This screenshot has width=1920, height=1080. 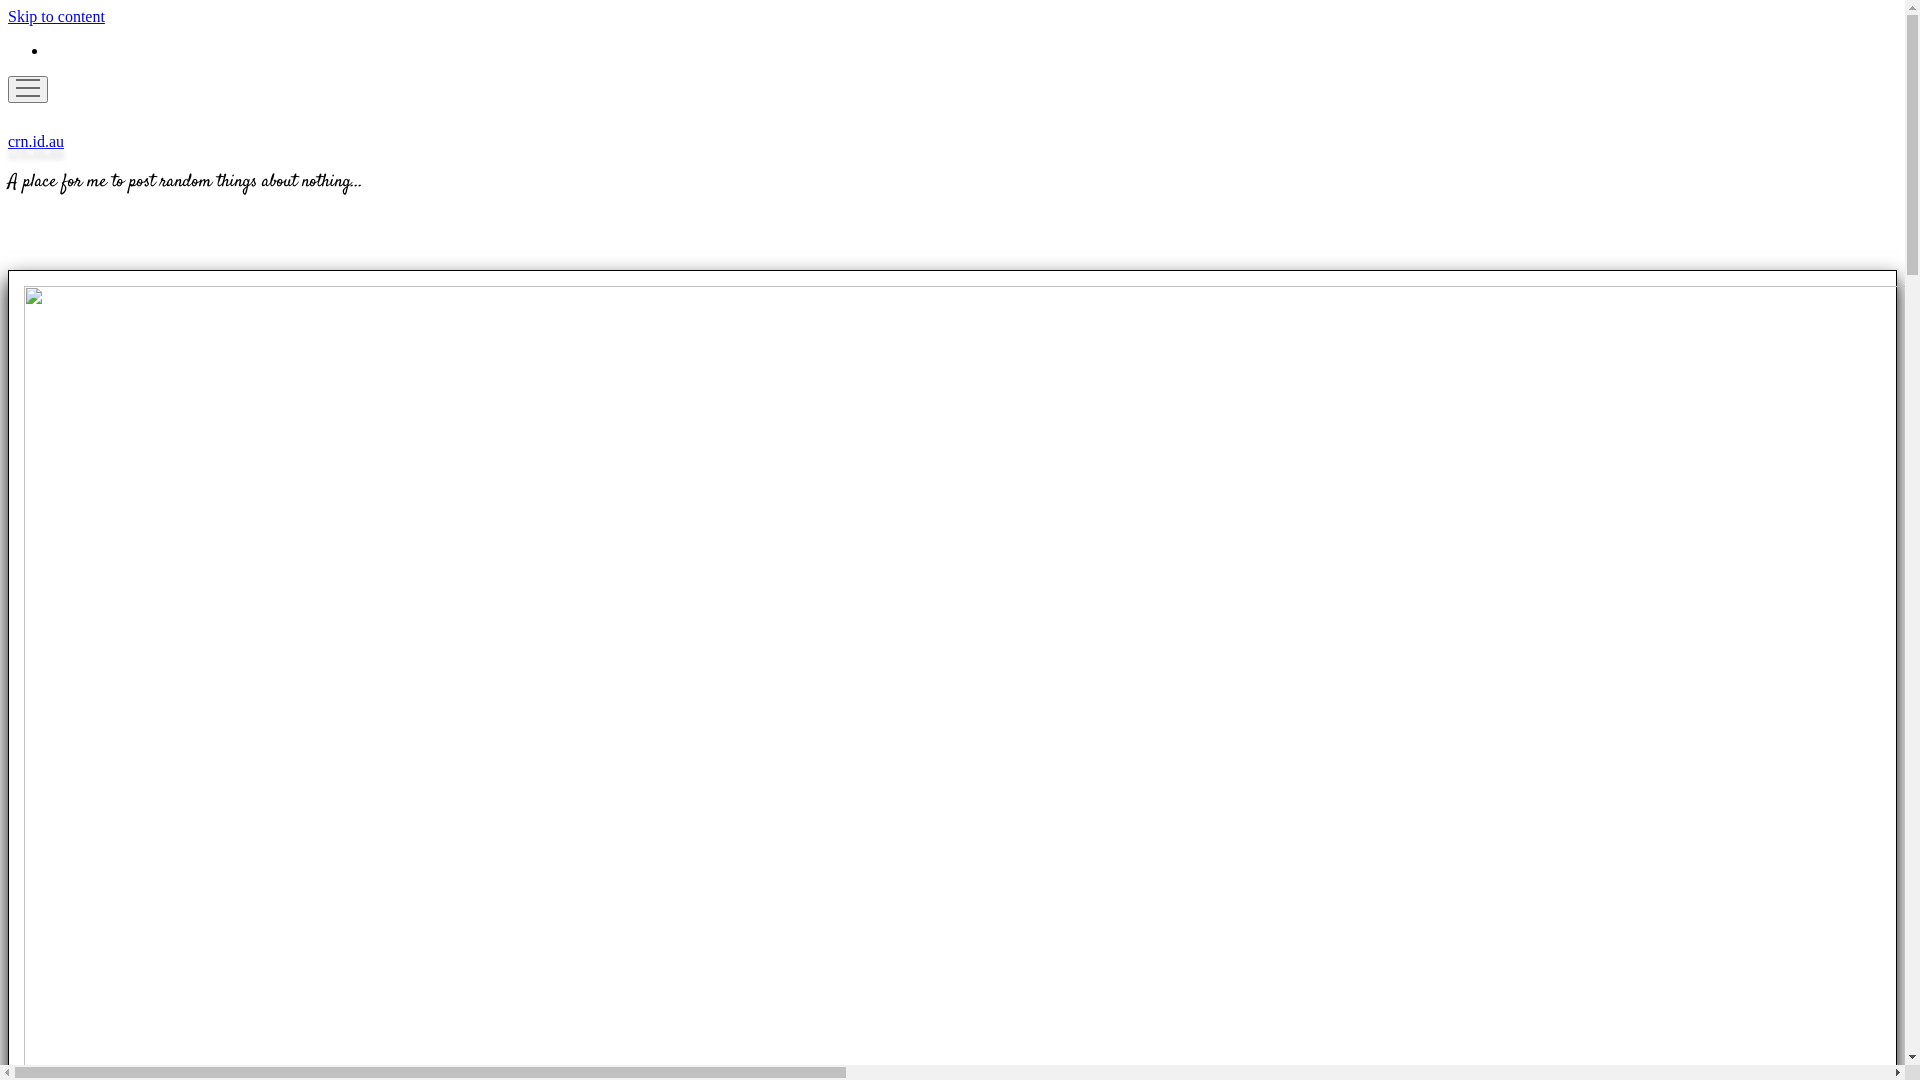 I want to click on 'open menu', so click(x=8, y=88).